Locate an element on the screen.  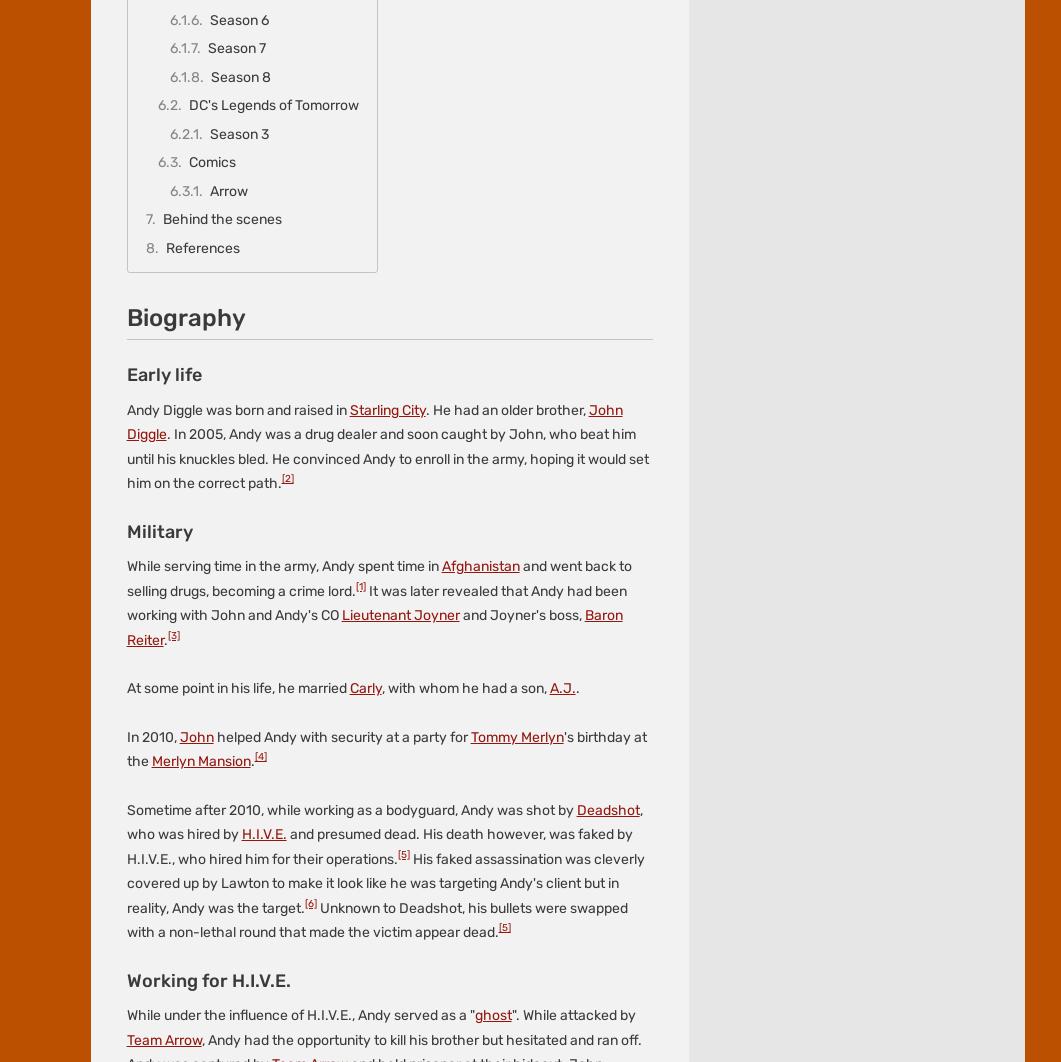
'Follow Us' is located at coordinates (120, 129).